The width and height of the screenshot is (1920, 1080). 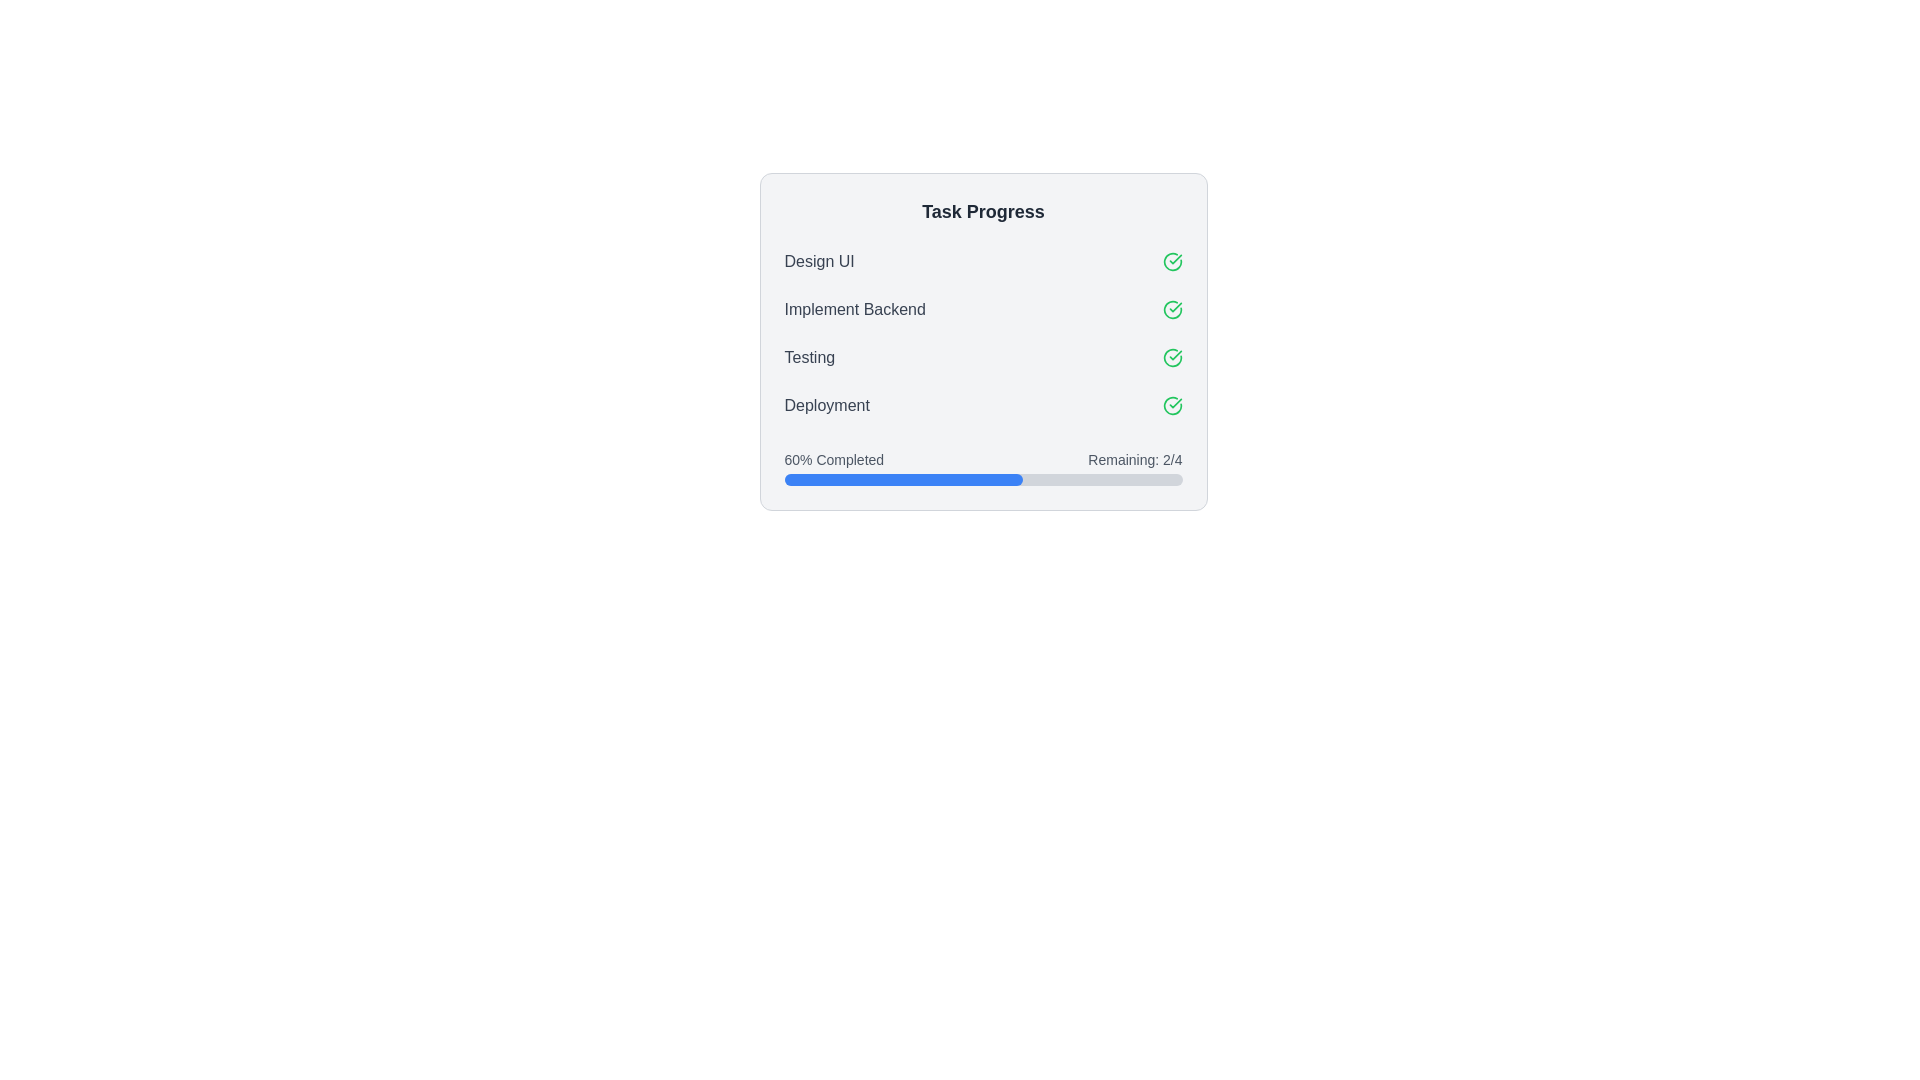 I want to click on the verification icon indicating the successful completion of the 'Testing' task, located at the right end of the row with the 'Testing' label, so click(x=1172, y=357).